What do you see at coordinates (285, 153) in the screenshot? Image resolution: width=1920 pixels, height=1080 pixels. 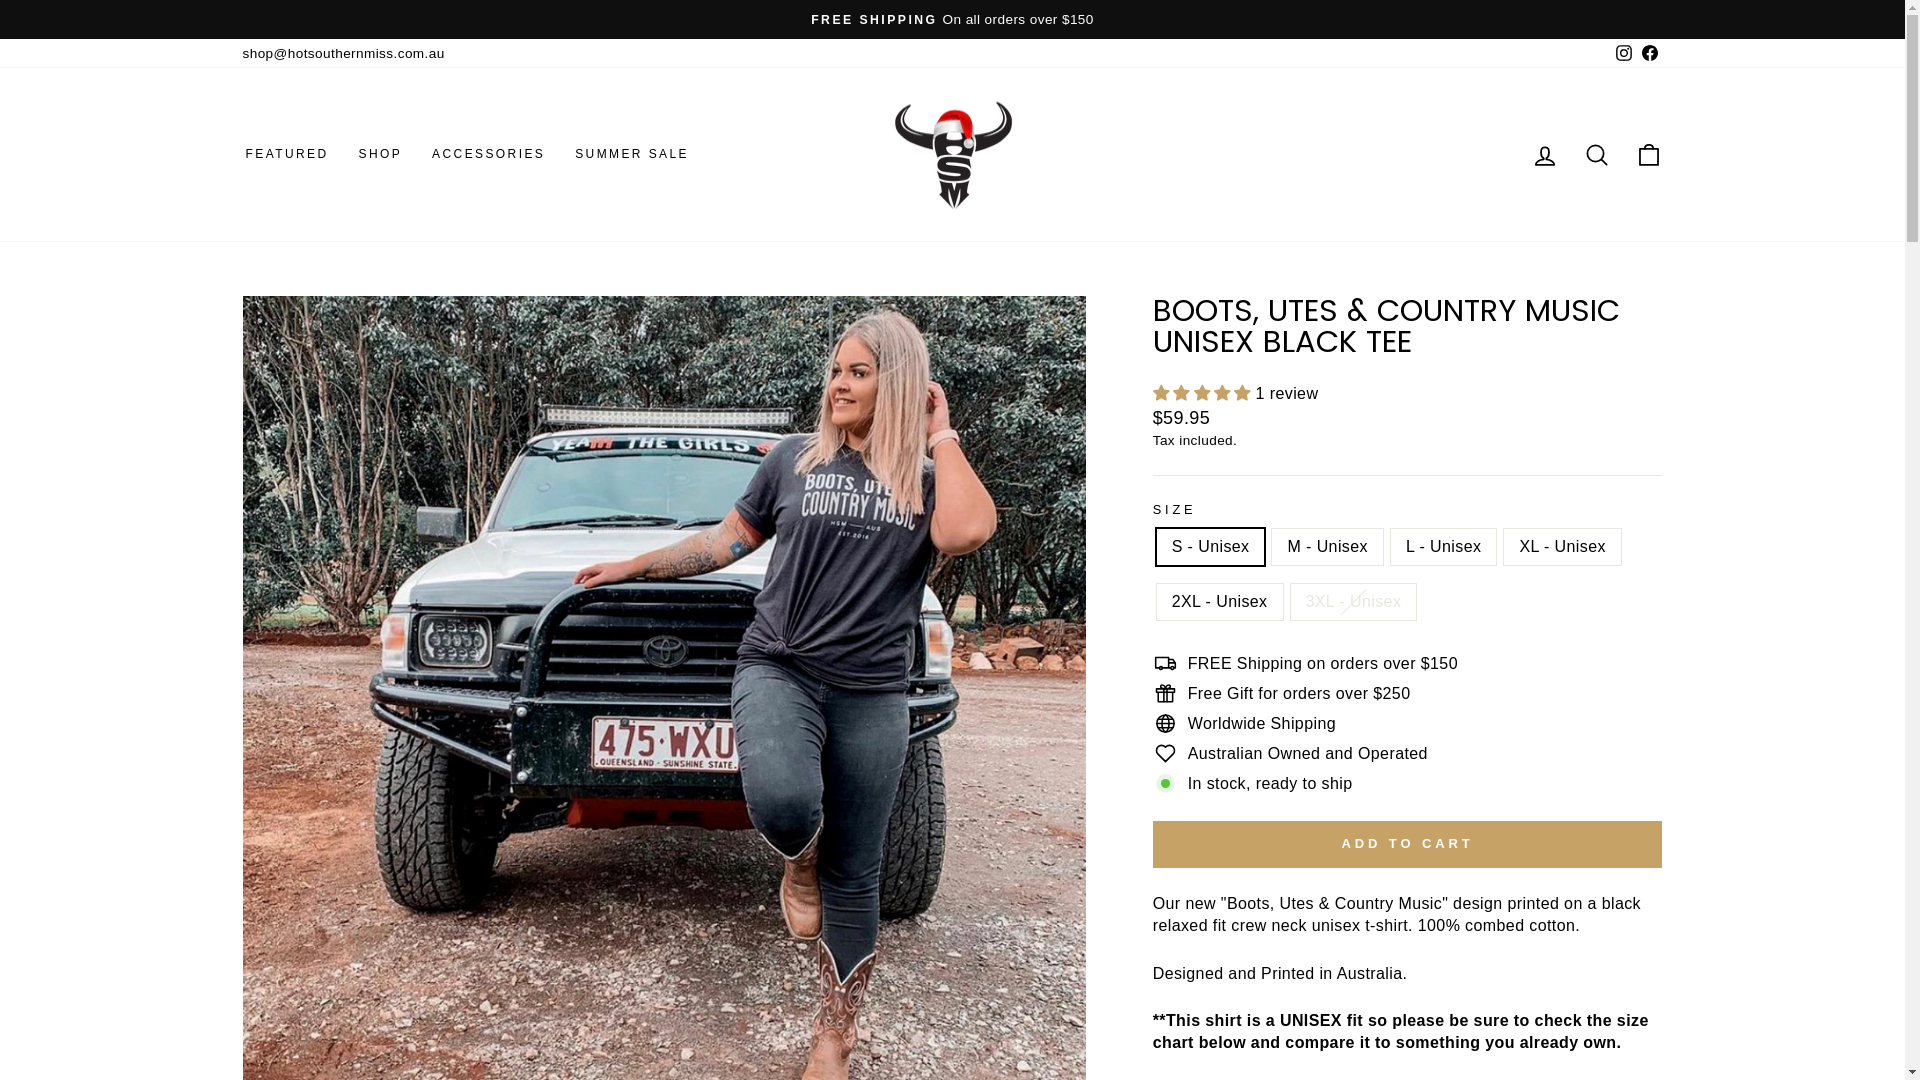 I see `'FEATURED'` at bounding box center [285, 153].